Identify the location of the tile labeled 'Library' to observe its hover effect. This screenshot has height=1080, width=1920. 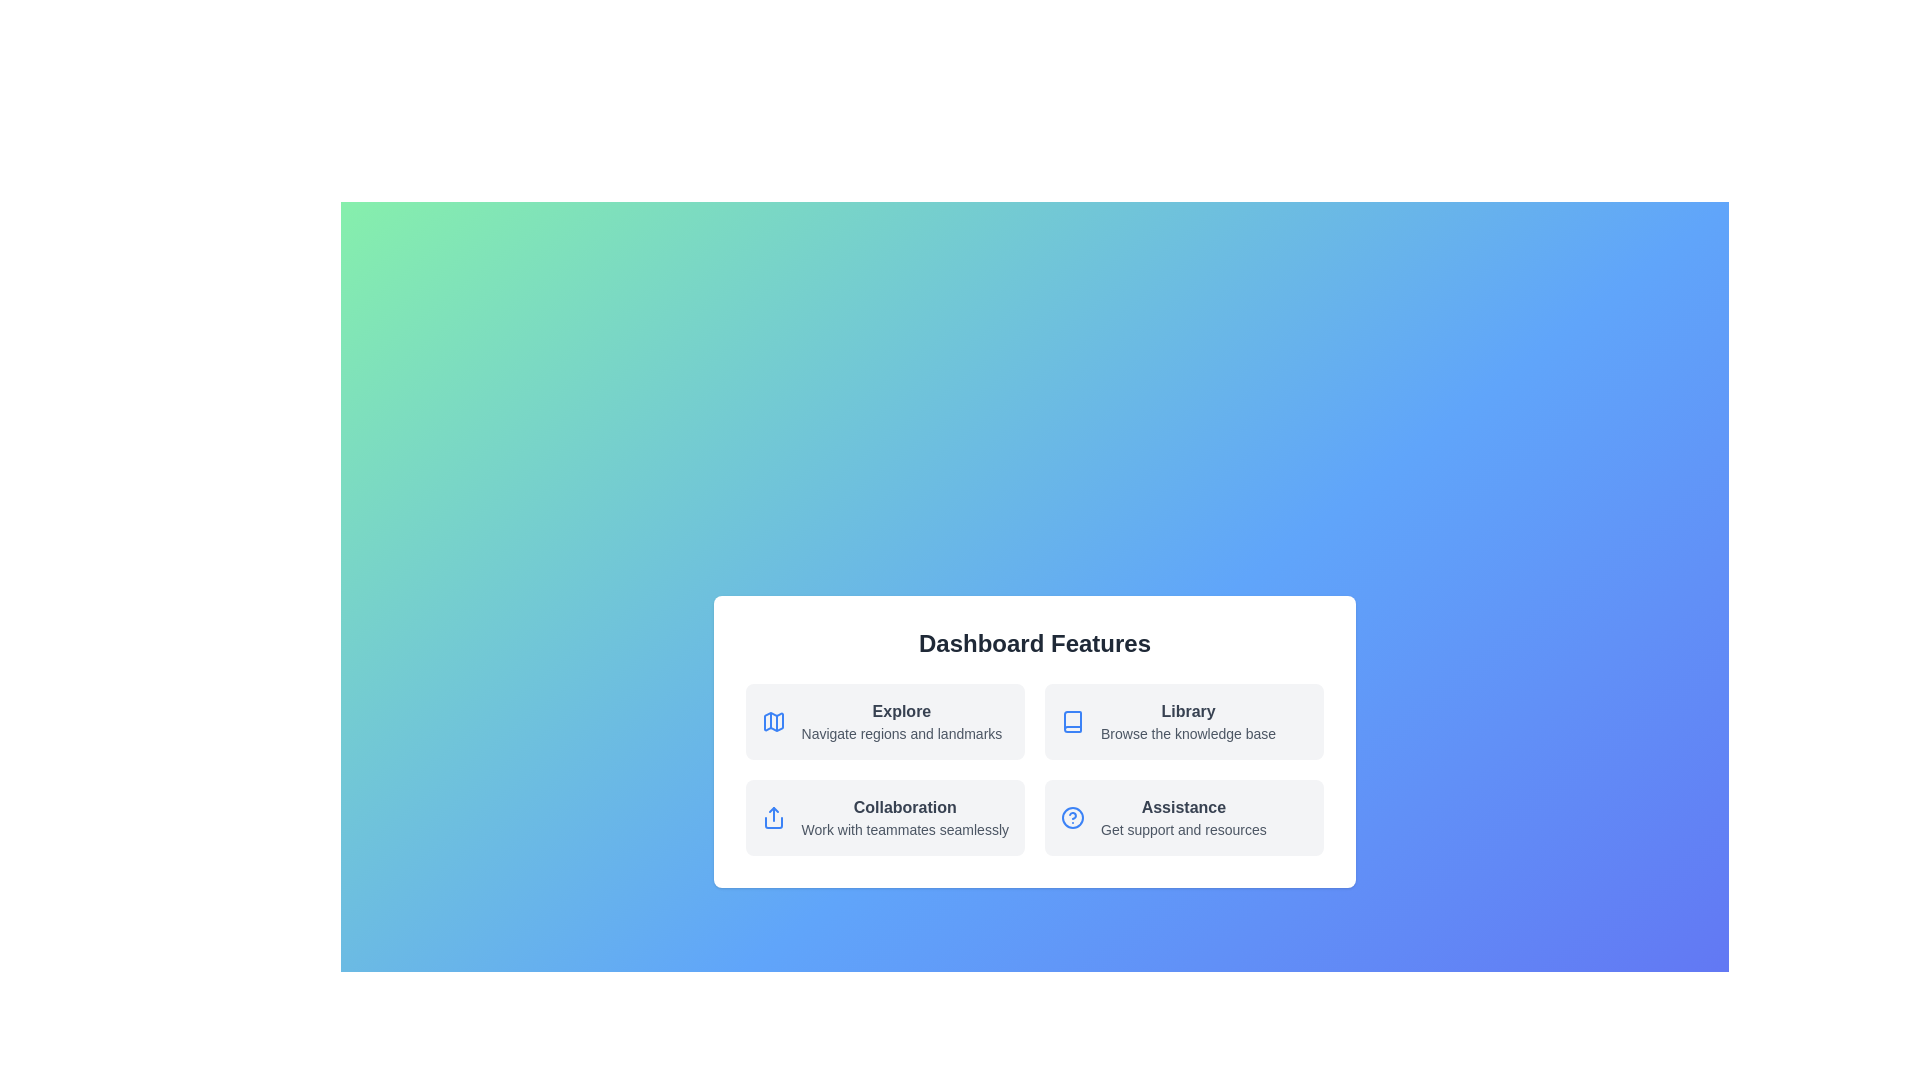
(1185, 721).